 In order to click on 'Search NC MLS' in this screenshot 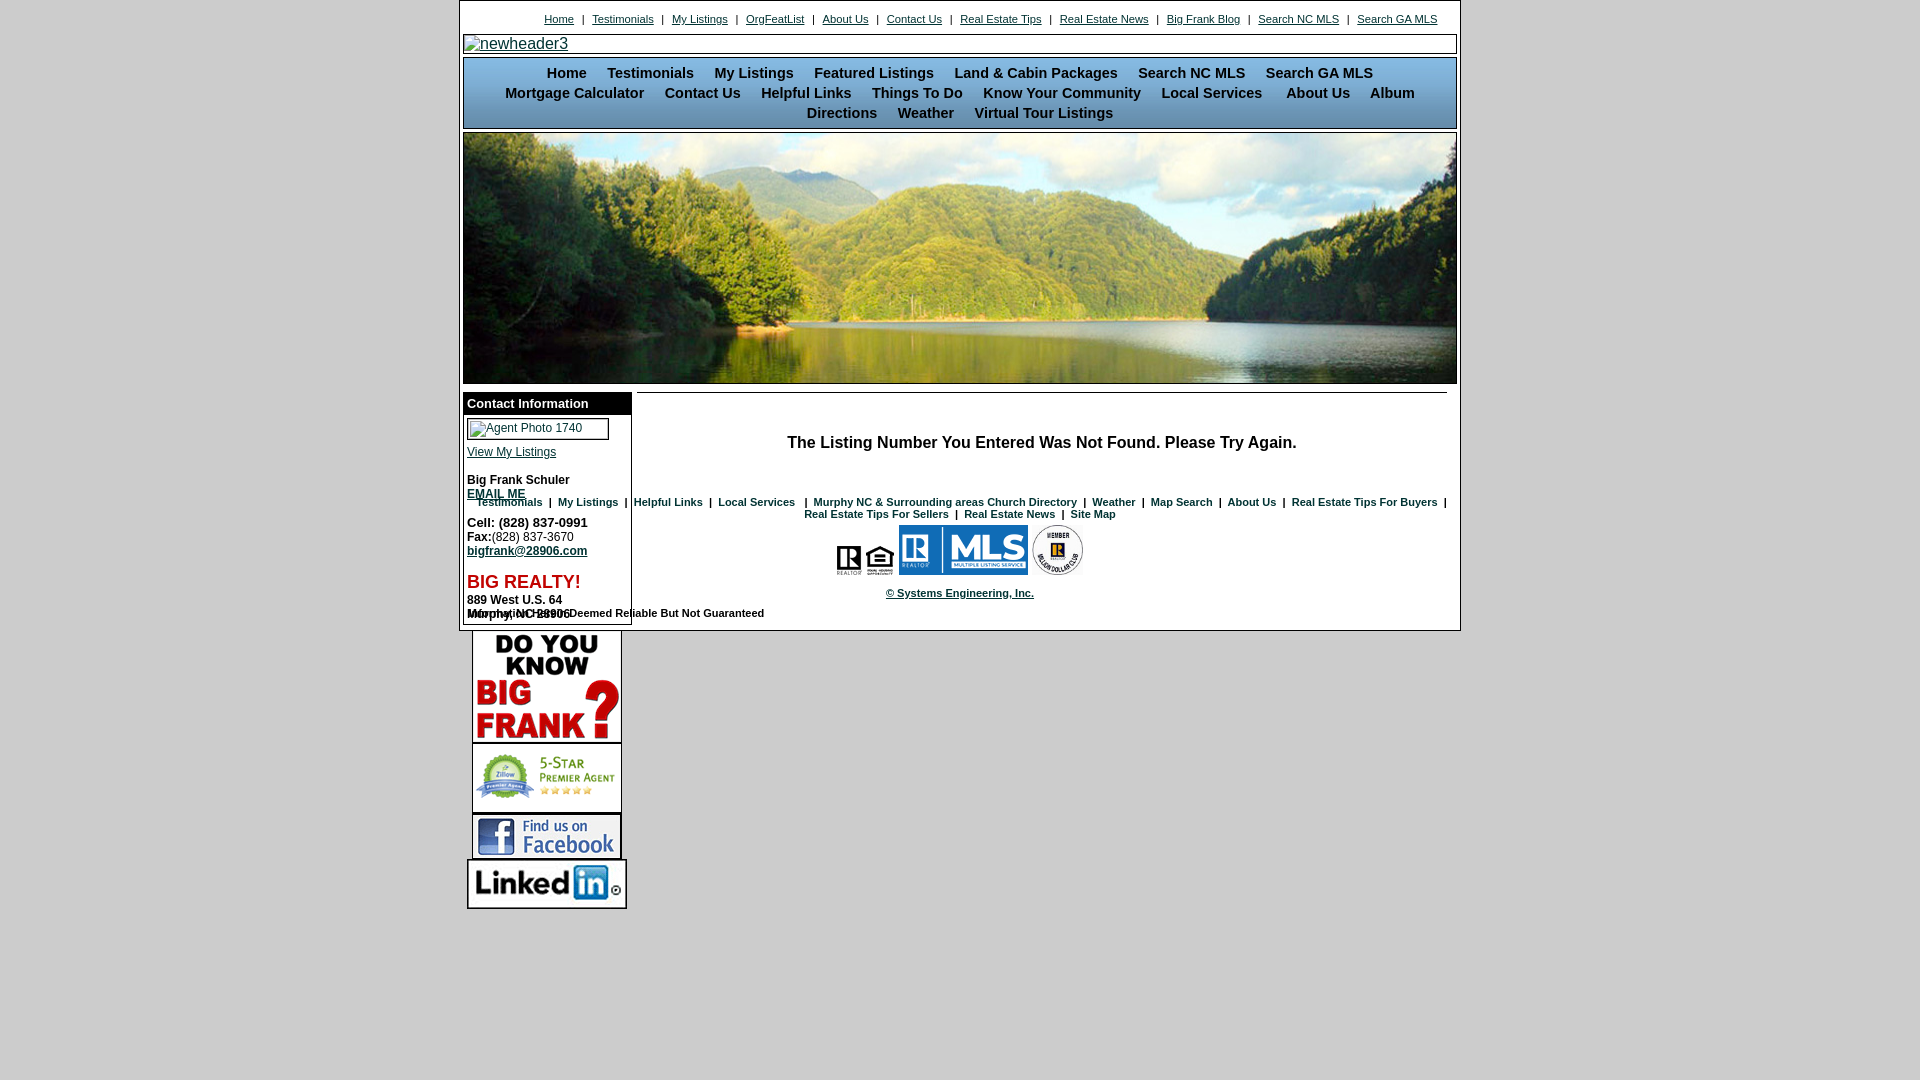, I will do `click(1299, 19)`.